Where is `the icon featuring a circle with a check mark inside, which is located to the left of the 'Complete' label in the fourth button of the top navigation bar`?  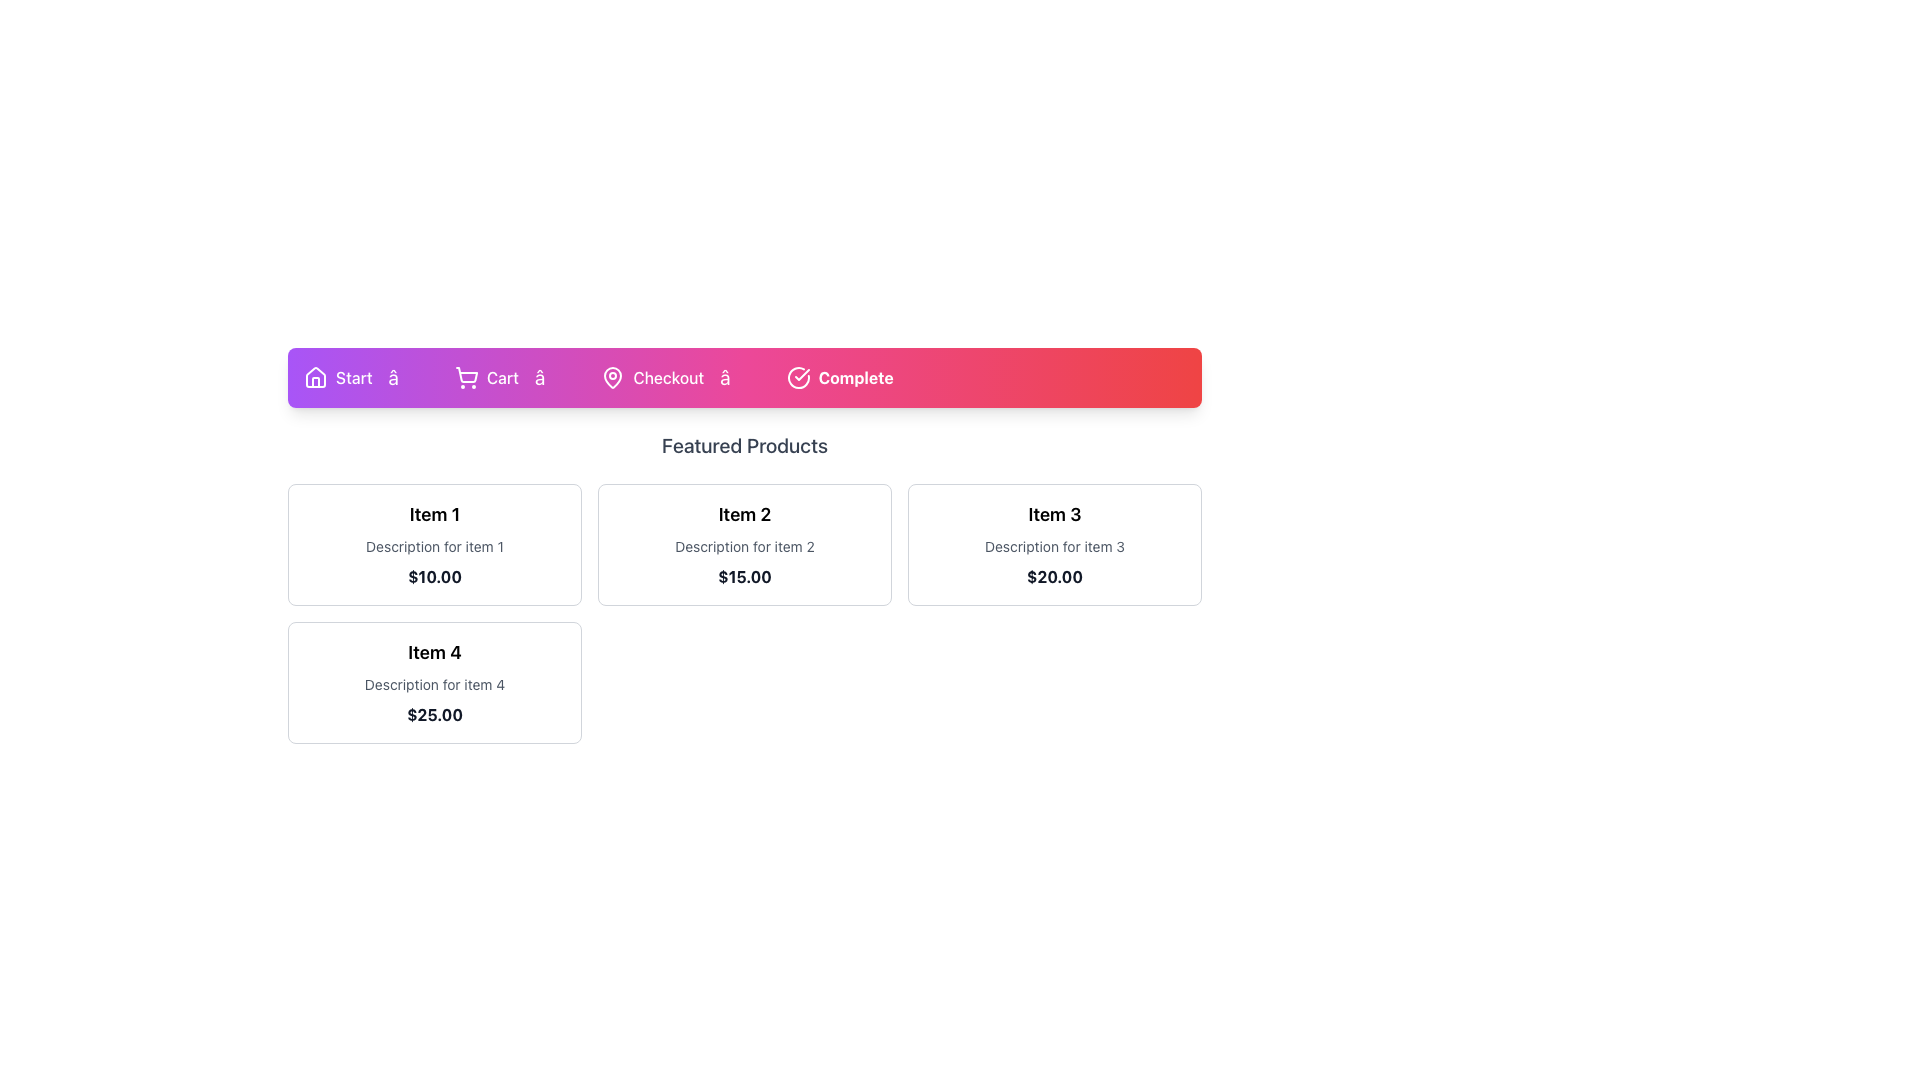 the icon featuring a circle with a check mark inside, which is located to the left of the 'Complete' label in the fourth button of the top navigation bar is located at coordinates (797, 378).